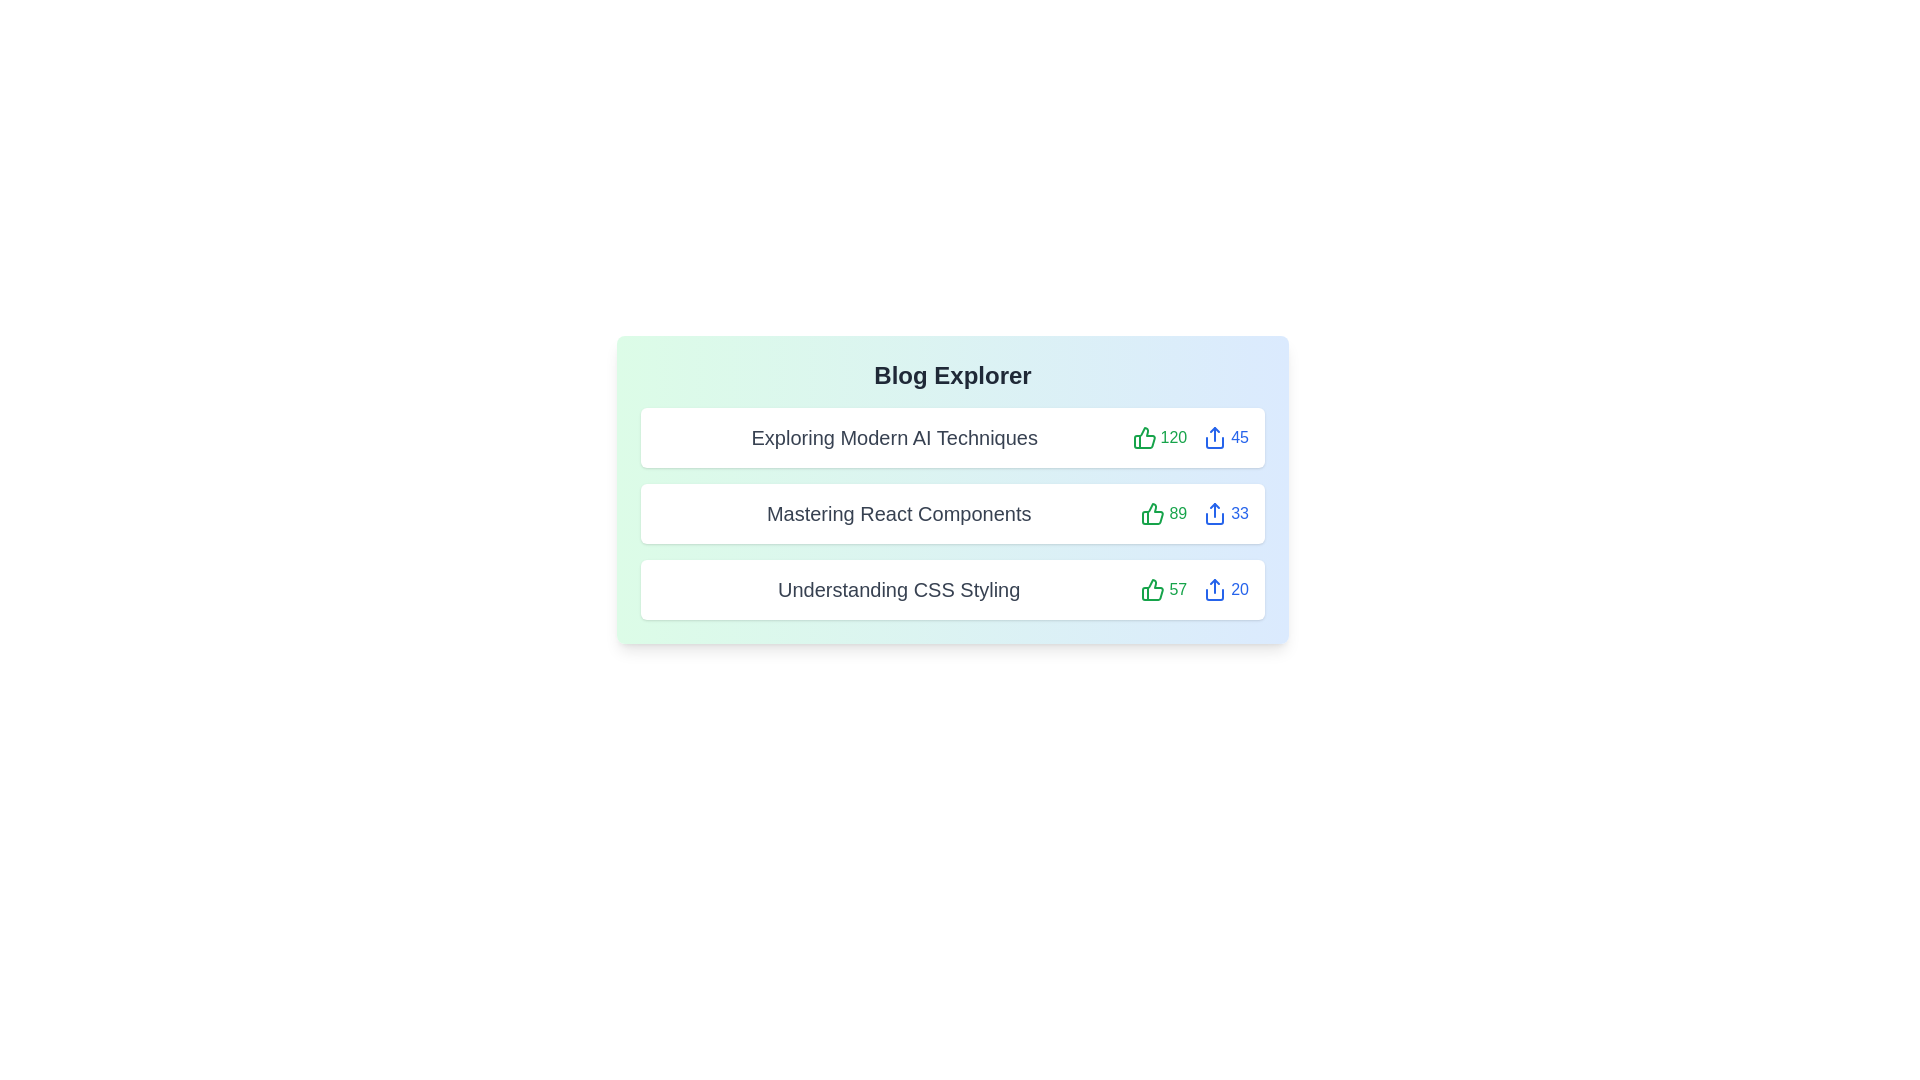 This screenshot has width=1920, height=1080. Describe the element at coordinates (1164, 589) in the screenshot. I see `the like button for the blog post titled 'Understanding CSS Styling'` at that location.